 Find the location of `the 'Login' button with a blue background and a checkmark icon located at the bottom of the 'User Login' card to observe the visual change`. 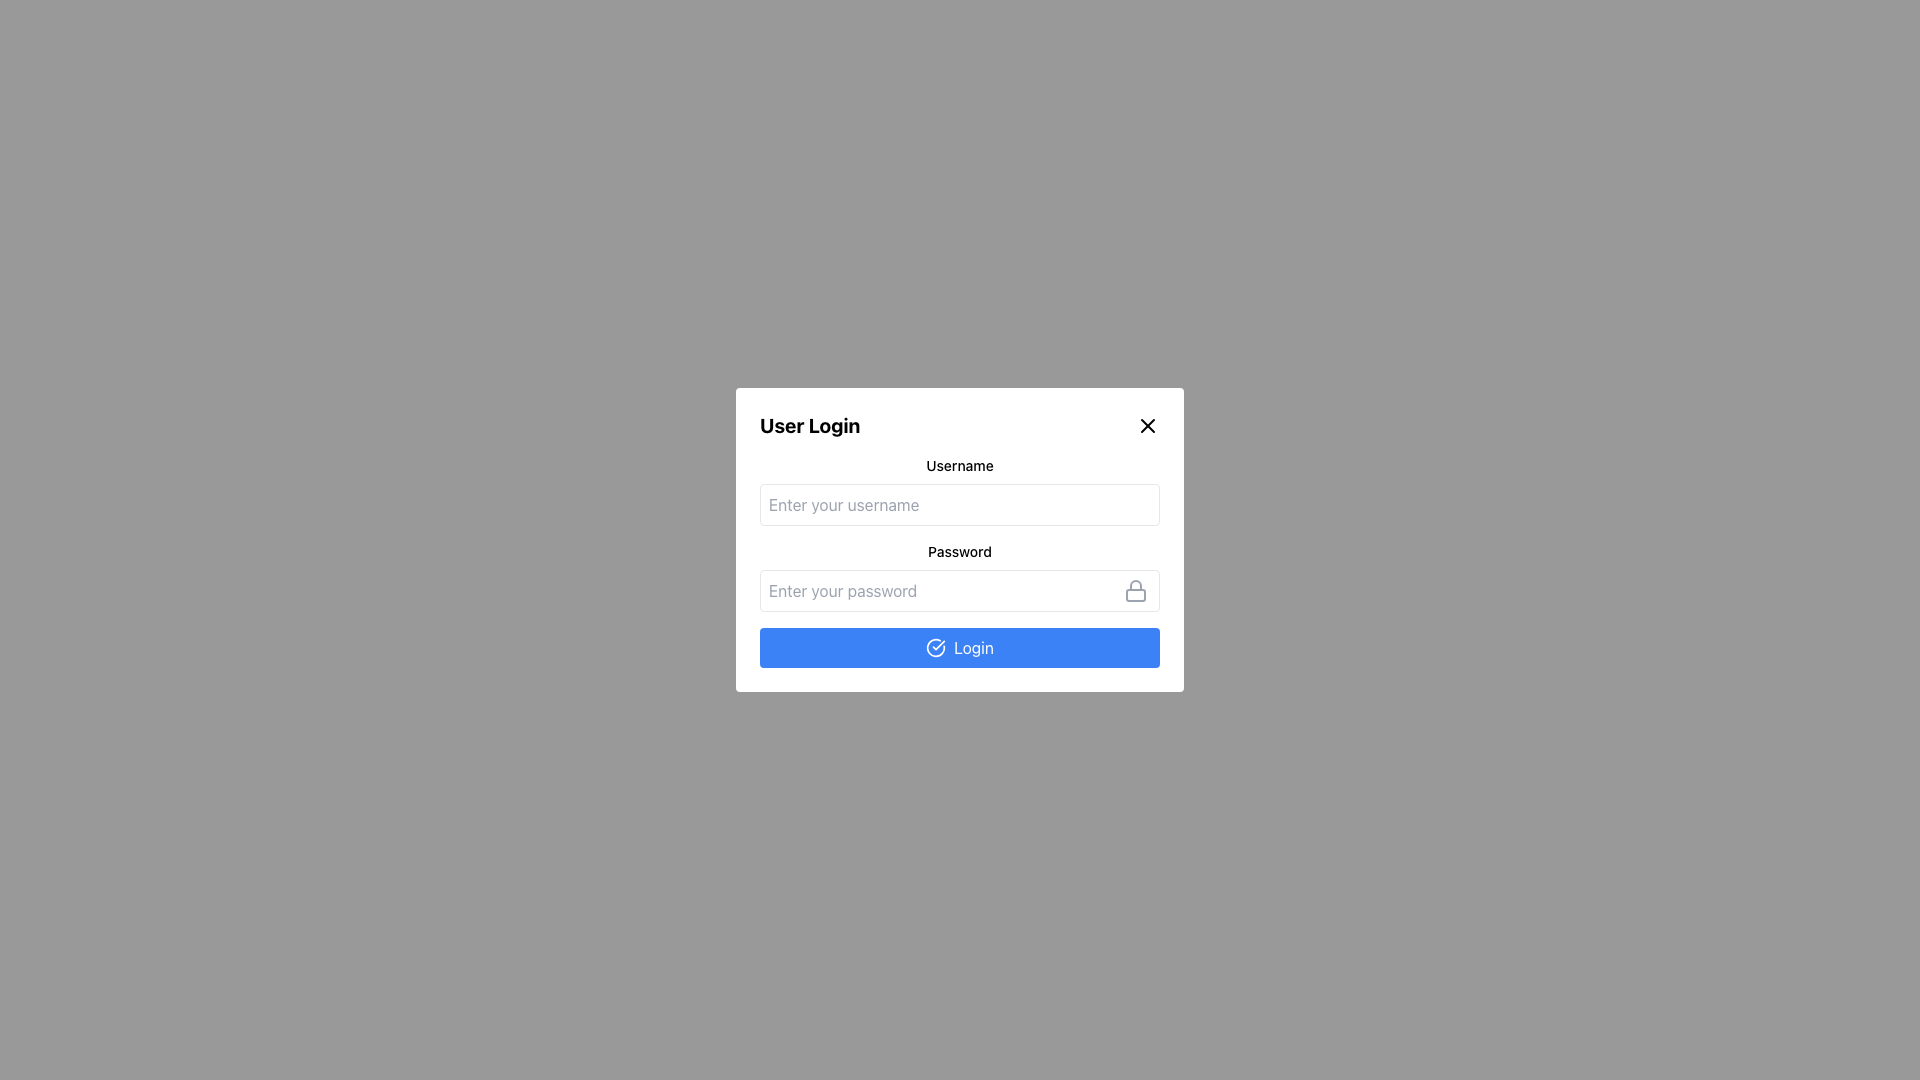

the 'Login' button with a blue background and a checkmark icon located at the bottom of the 'User Login' card to observe the visual change is located at coordinates (960, 648).